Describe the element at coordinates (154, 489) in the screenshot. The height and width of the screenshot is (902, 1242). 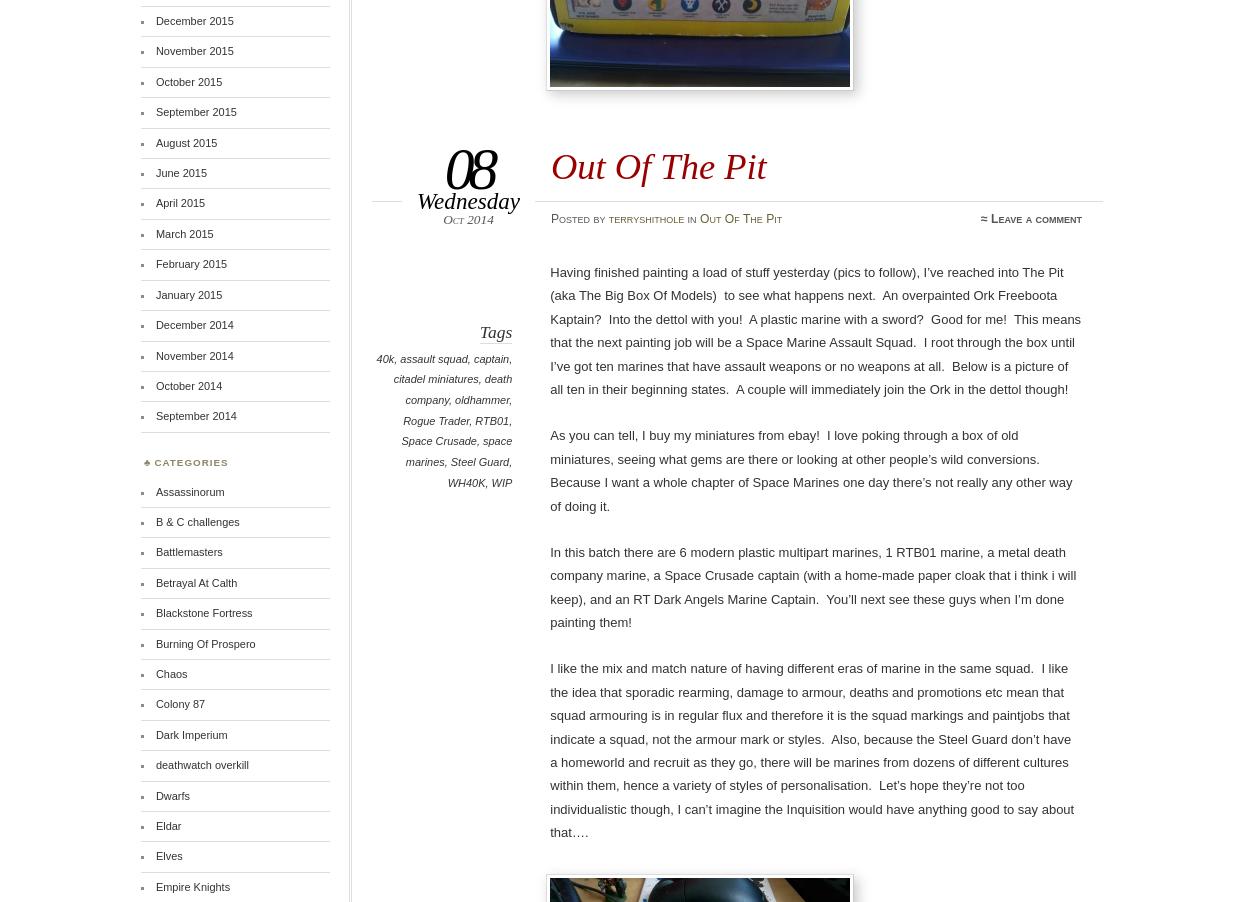
I see `'Assassinorum'` at that location.